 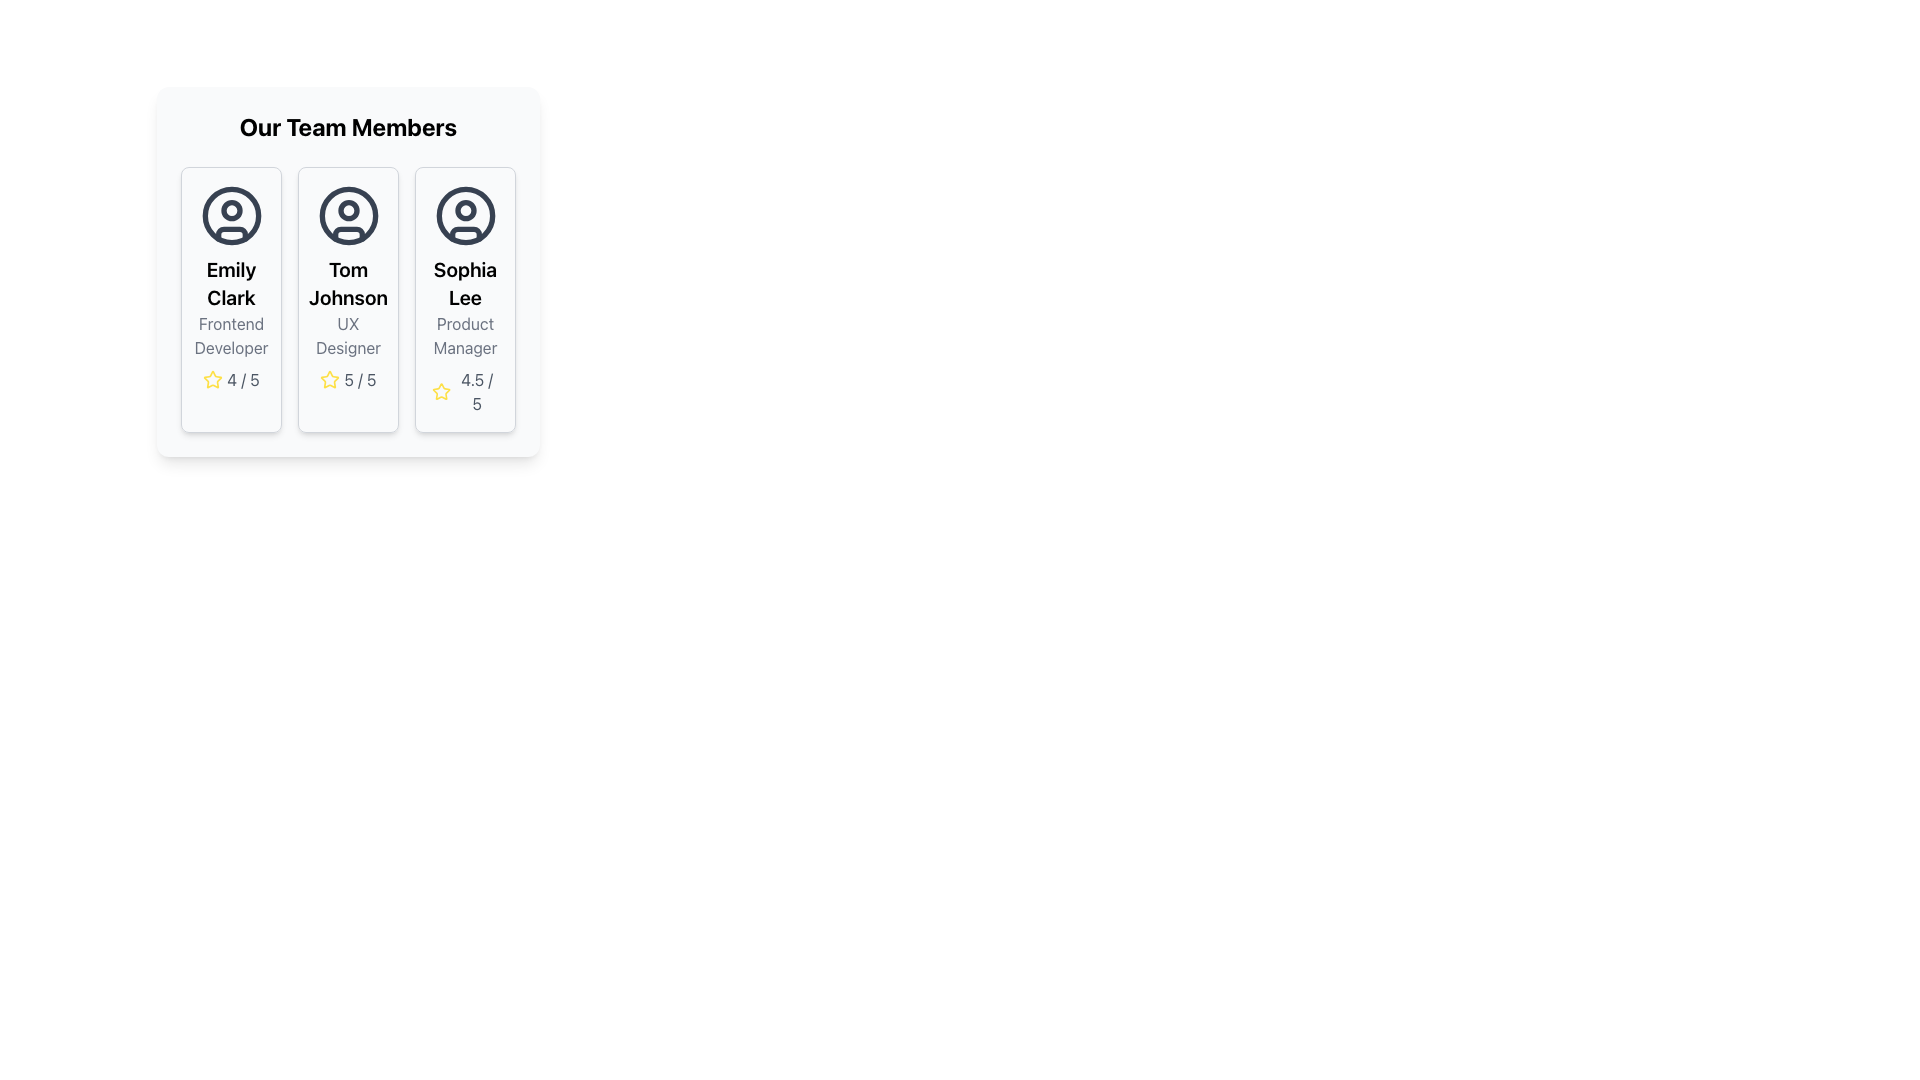 I want to click on the 'Product Manager' text label, which is styled in gray and located in the rightmost employee card below 'Sophia Lee' and above the star rating '4.5 / 5.', so click(x=464, y=334).